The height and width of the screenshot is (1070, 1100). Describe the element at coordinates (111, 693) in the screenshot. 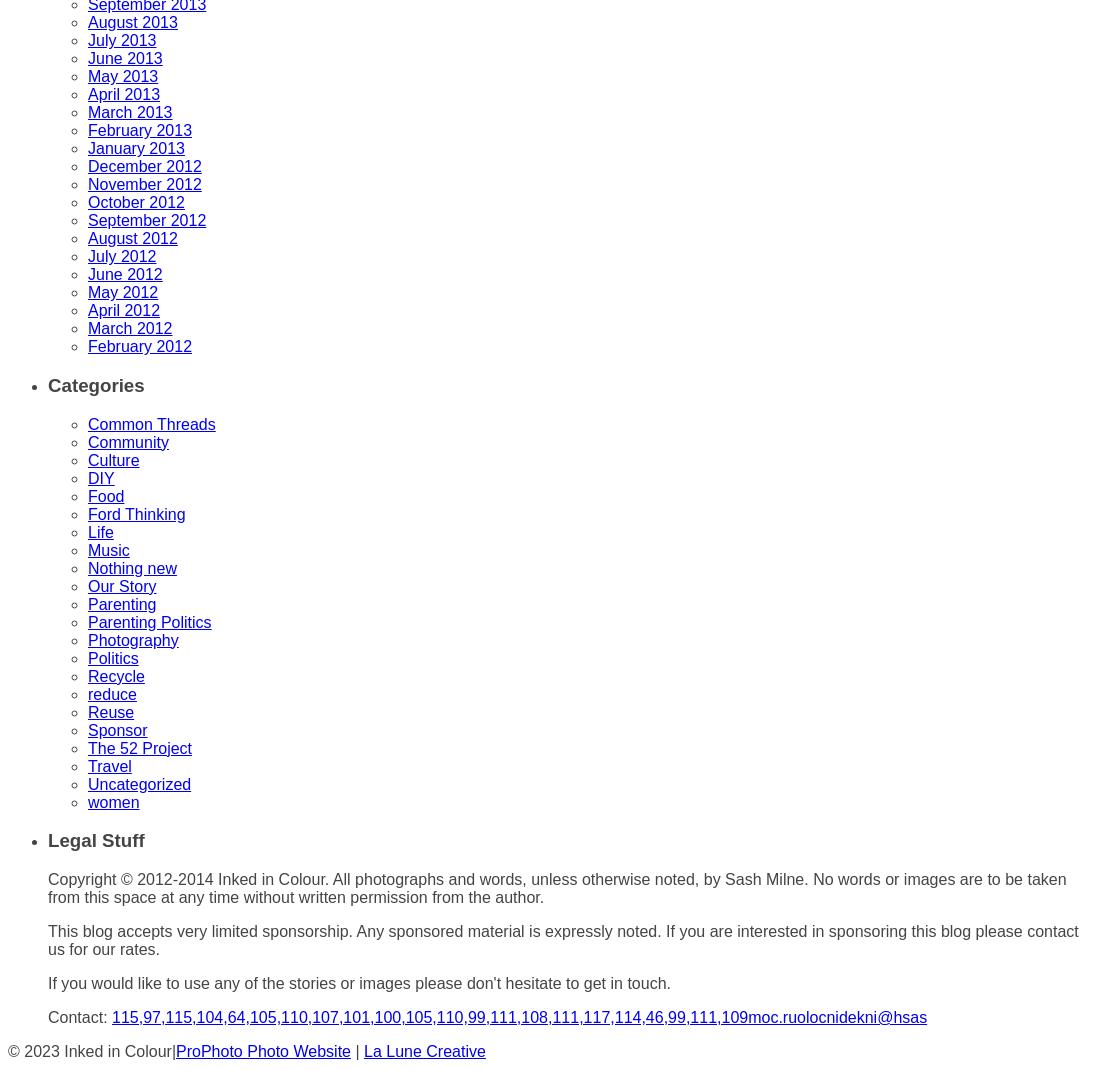

I see `'reduce'` at that location.